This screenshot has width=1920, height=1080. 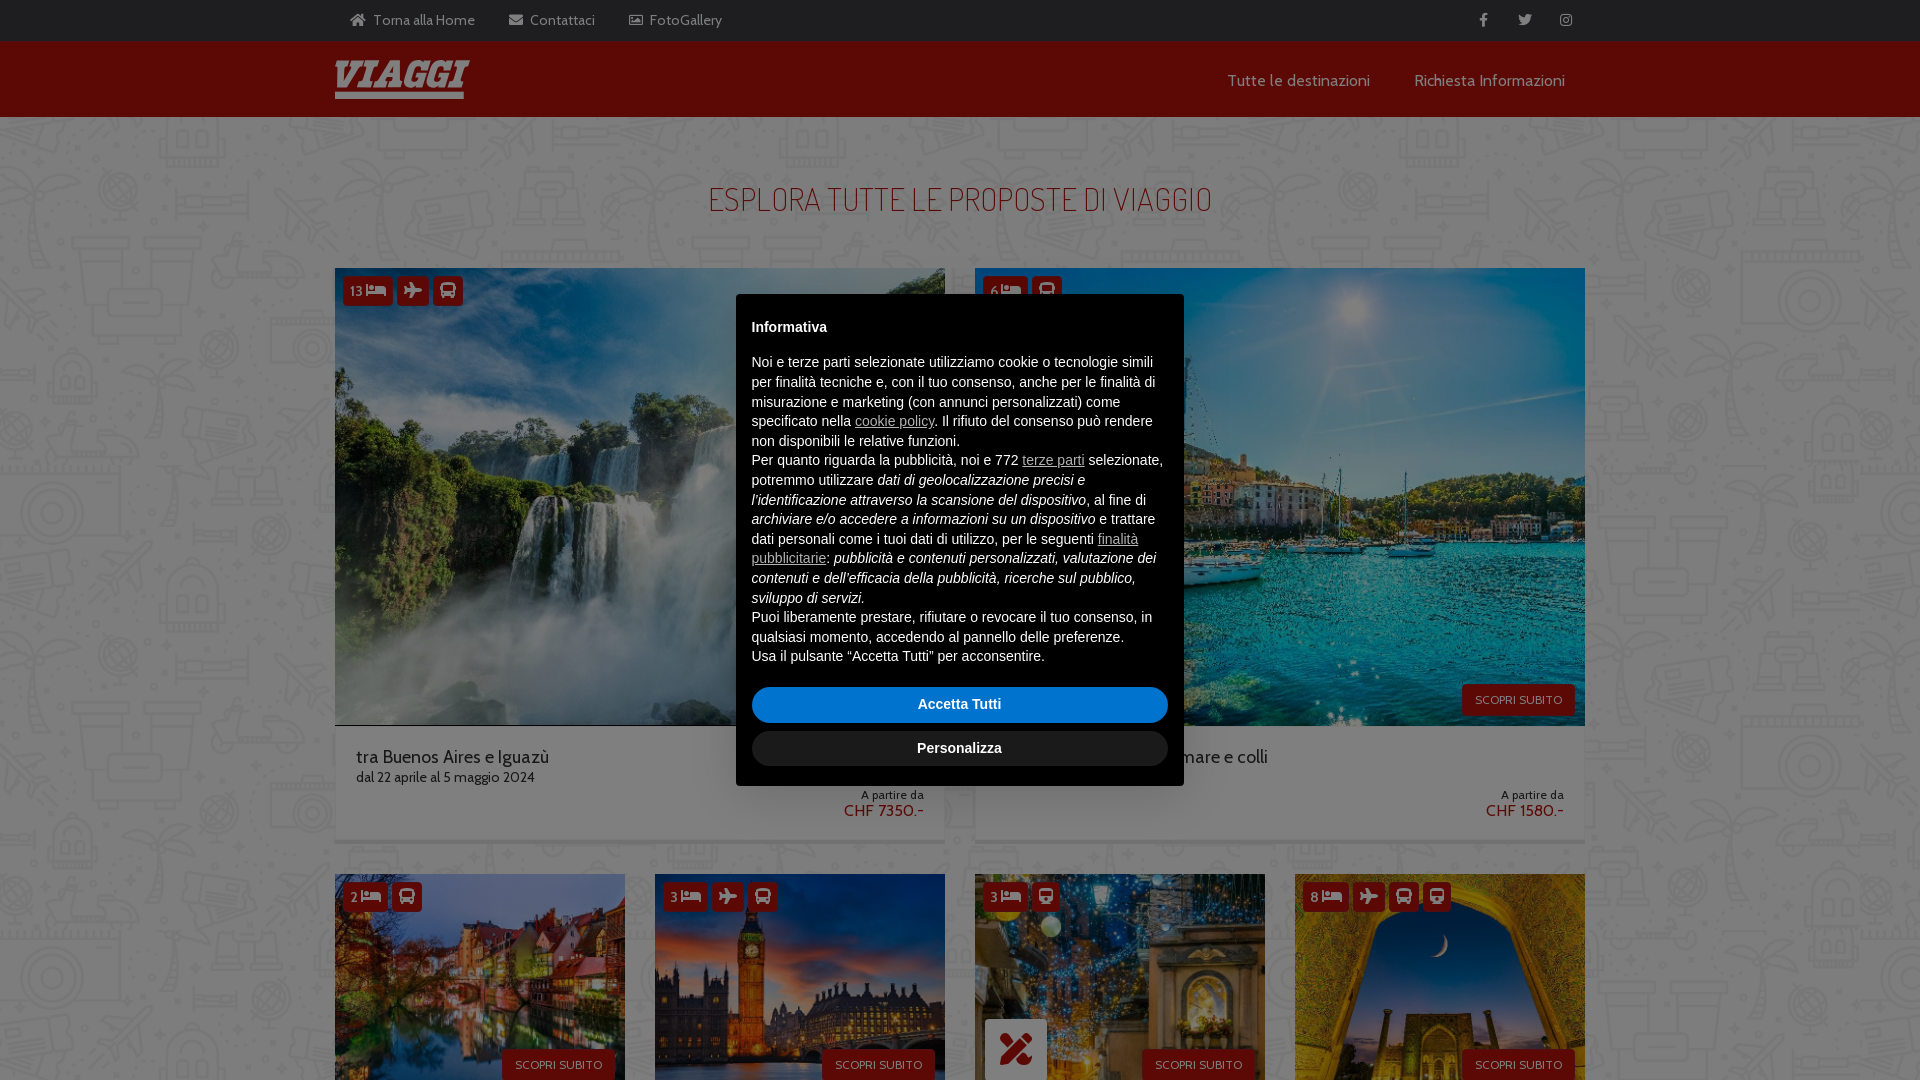 I want to click on 'Contattaci', so click(x=552, y=20).